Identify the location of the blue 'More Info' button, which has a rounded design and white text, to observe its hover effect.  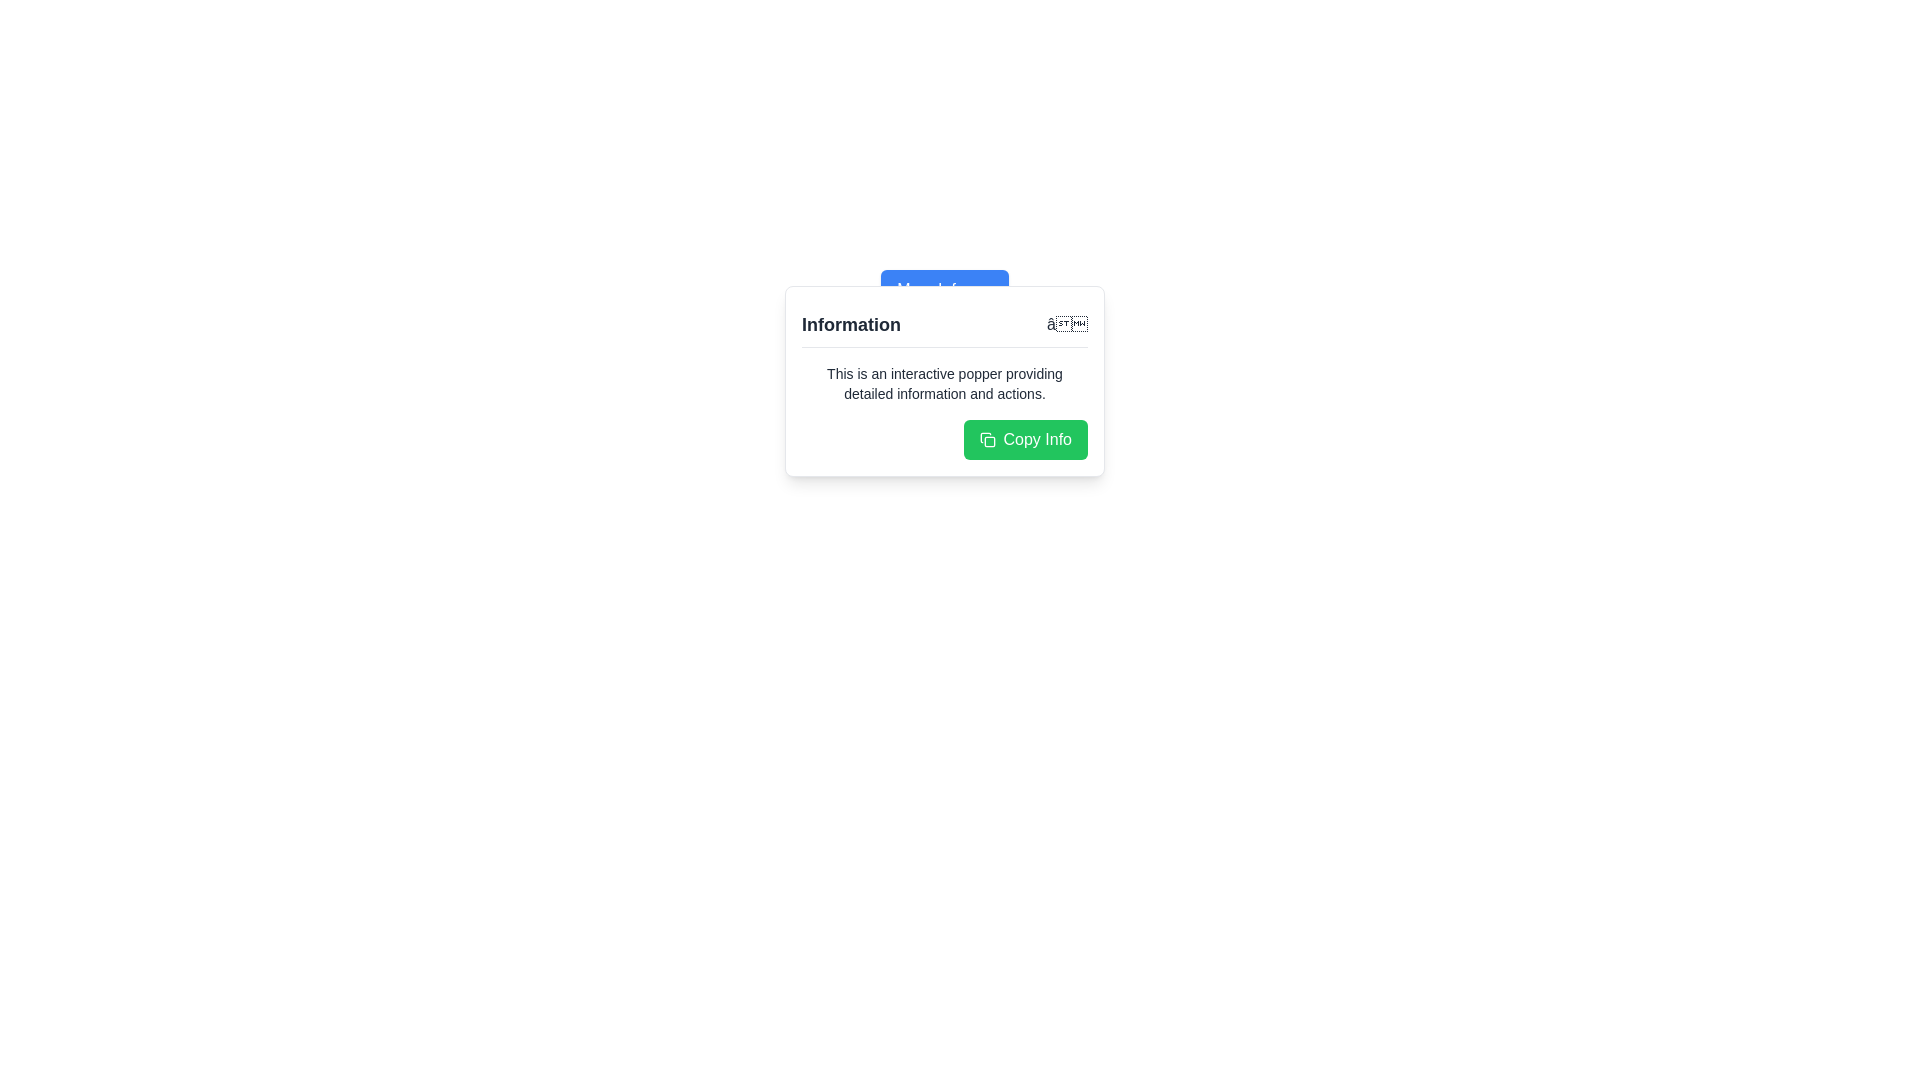
(944, 289).